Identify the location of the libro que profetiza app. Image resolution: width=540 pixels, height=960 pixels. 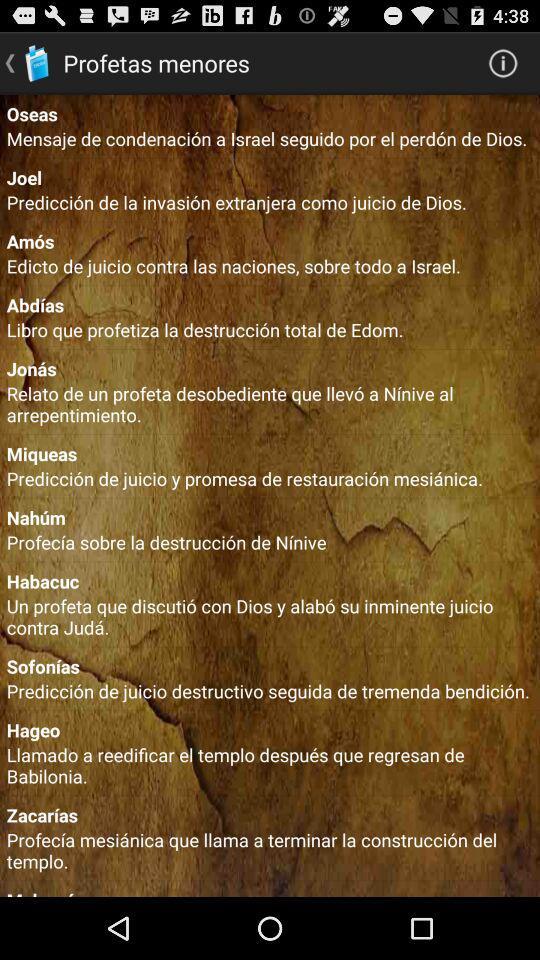
(270, 329).